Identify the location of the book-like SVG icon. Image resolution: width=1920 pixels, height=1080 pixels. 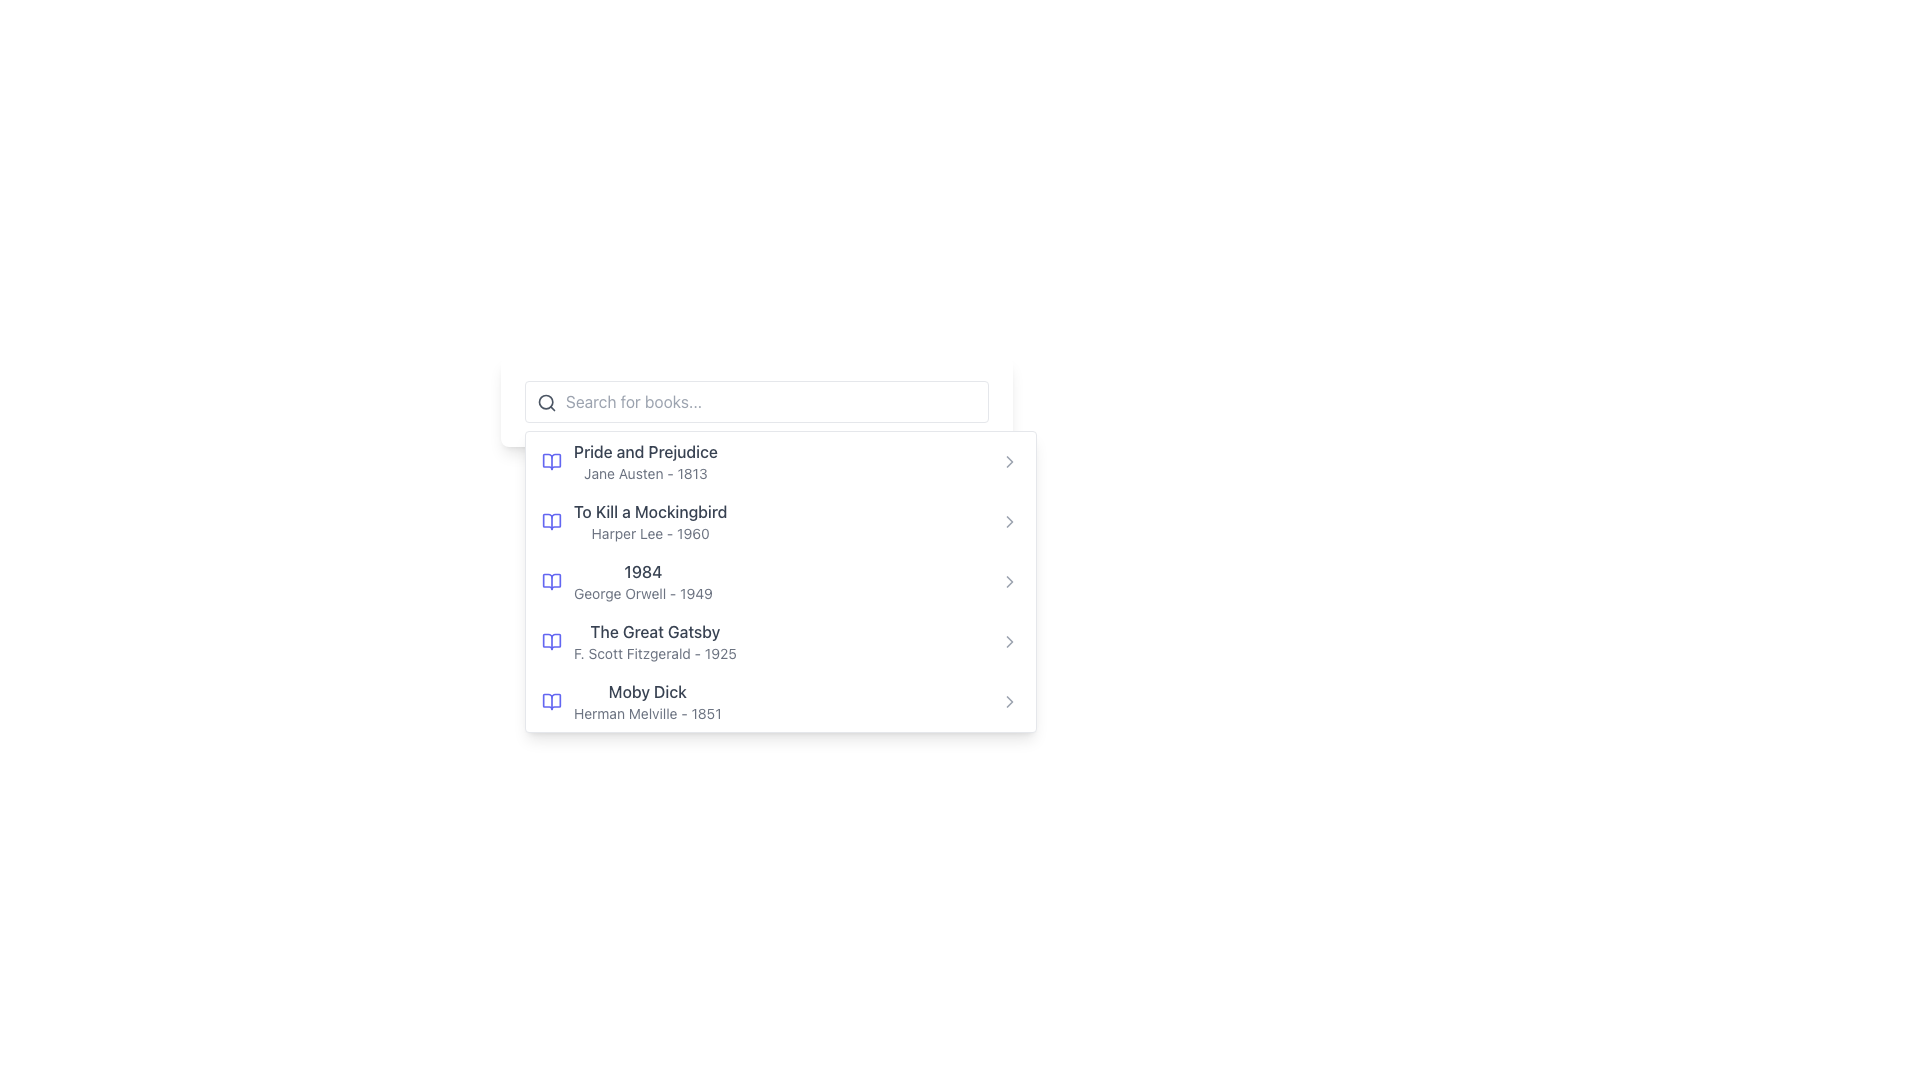
(552, 701).